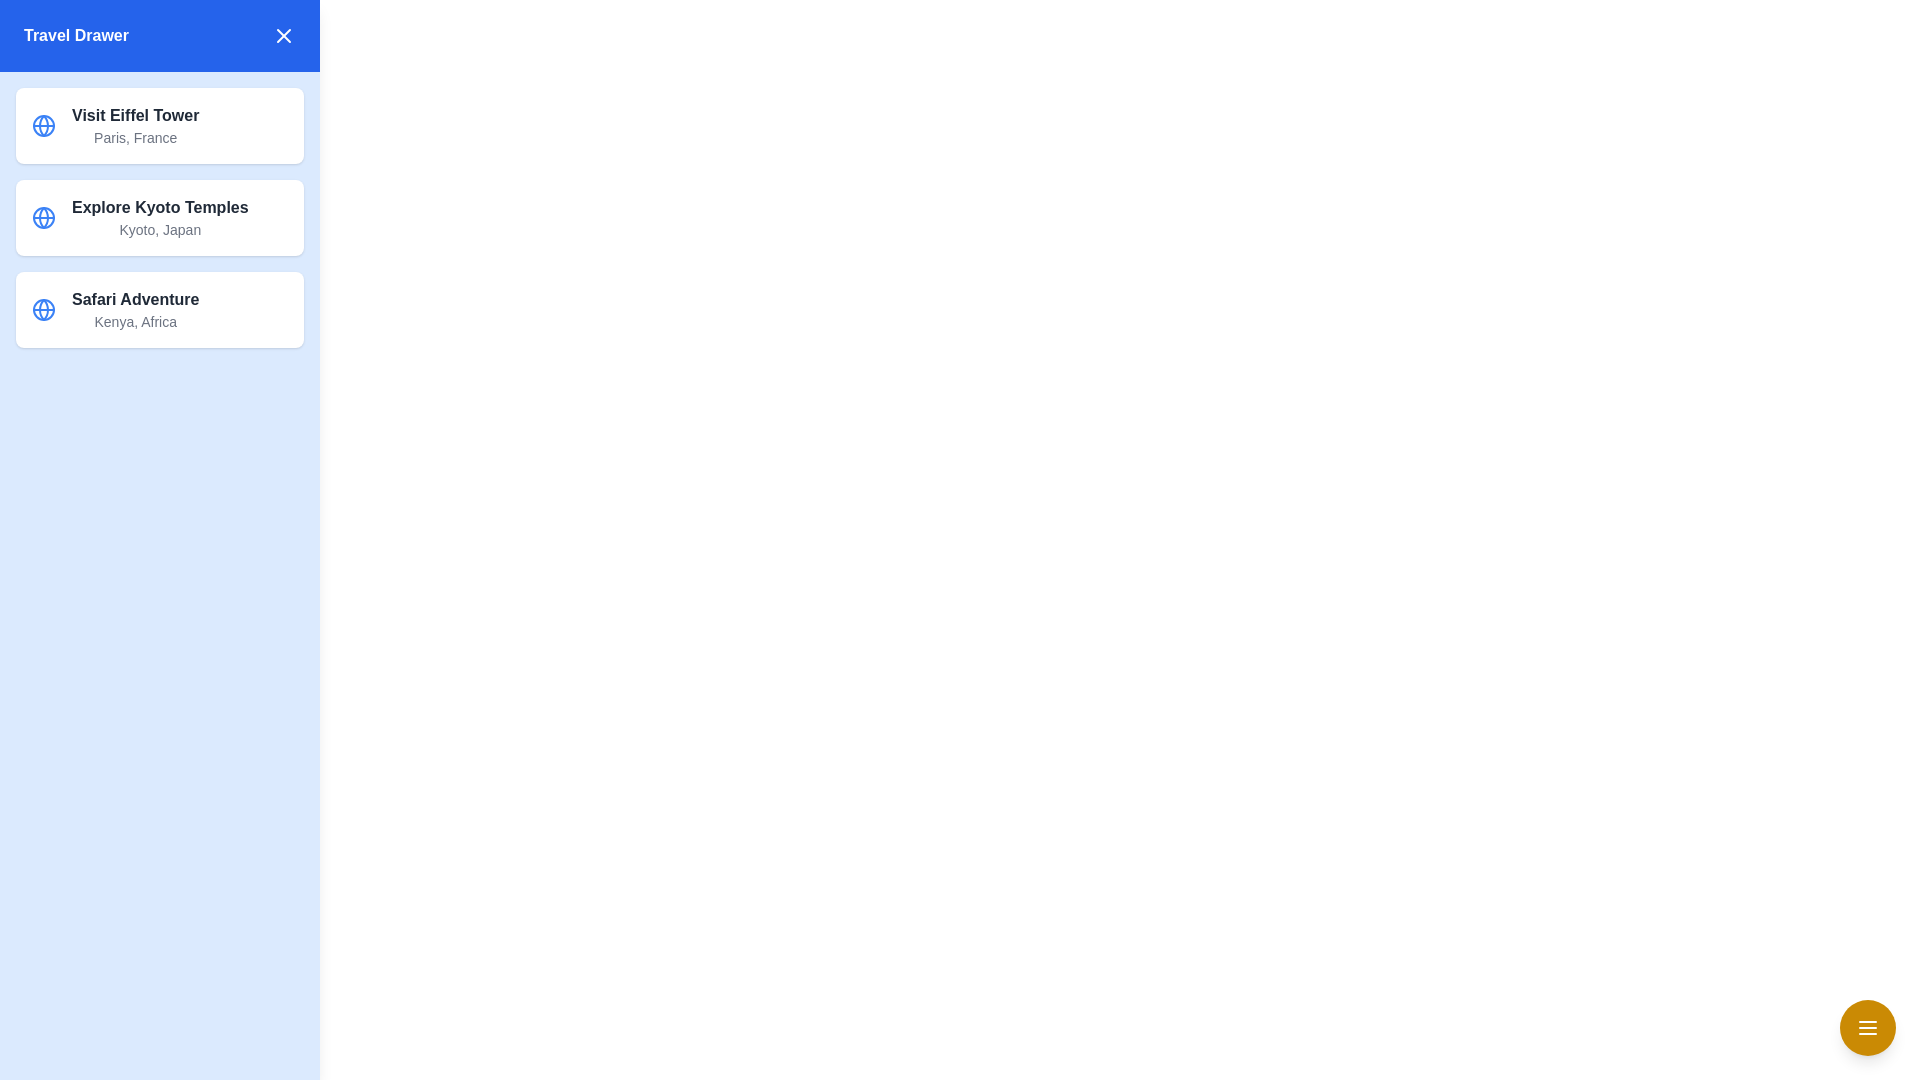 The width and height of the screenshot is (1920, 1080). I want to click on the text label displaying 'Kyoto, Japan' located in the sidebar titled 'Travel Drawer' under the heading 'Explore Kyoto Temples.', so click(160, 229).